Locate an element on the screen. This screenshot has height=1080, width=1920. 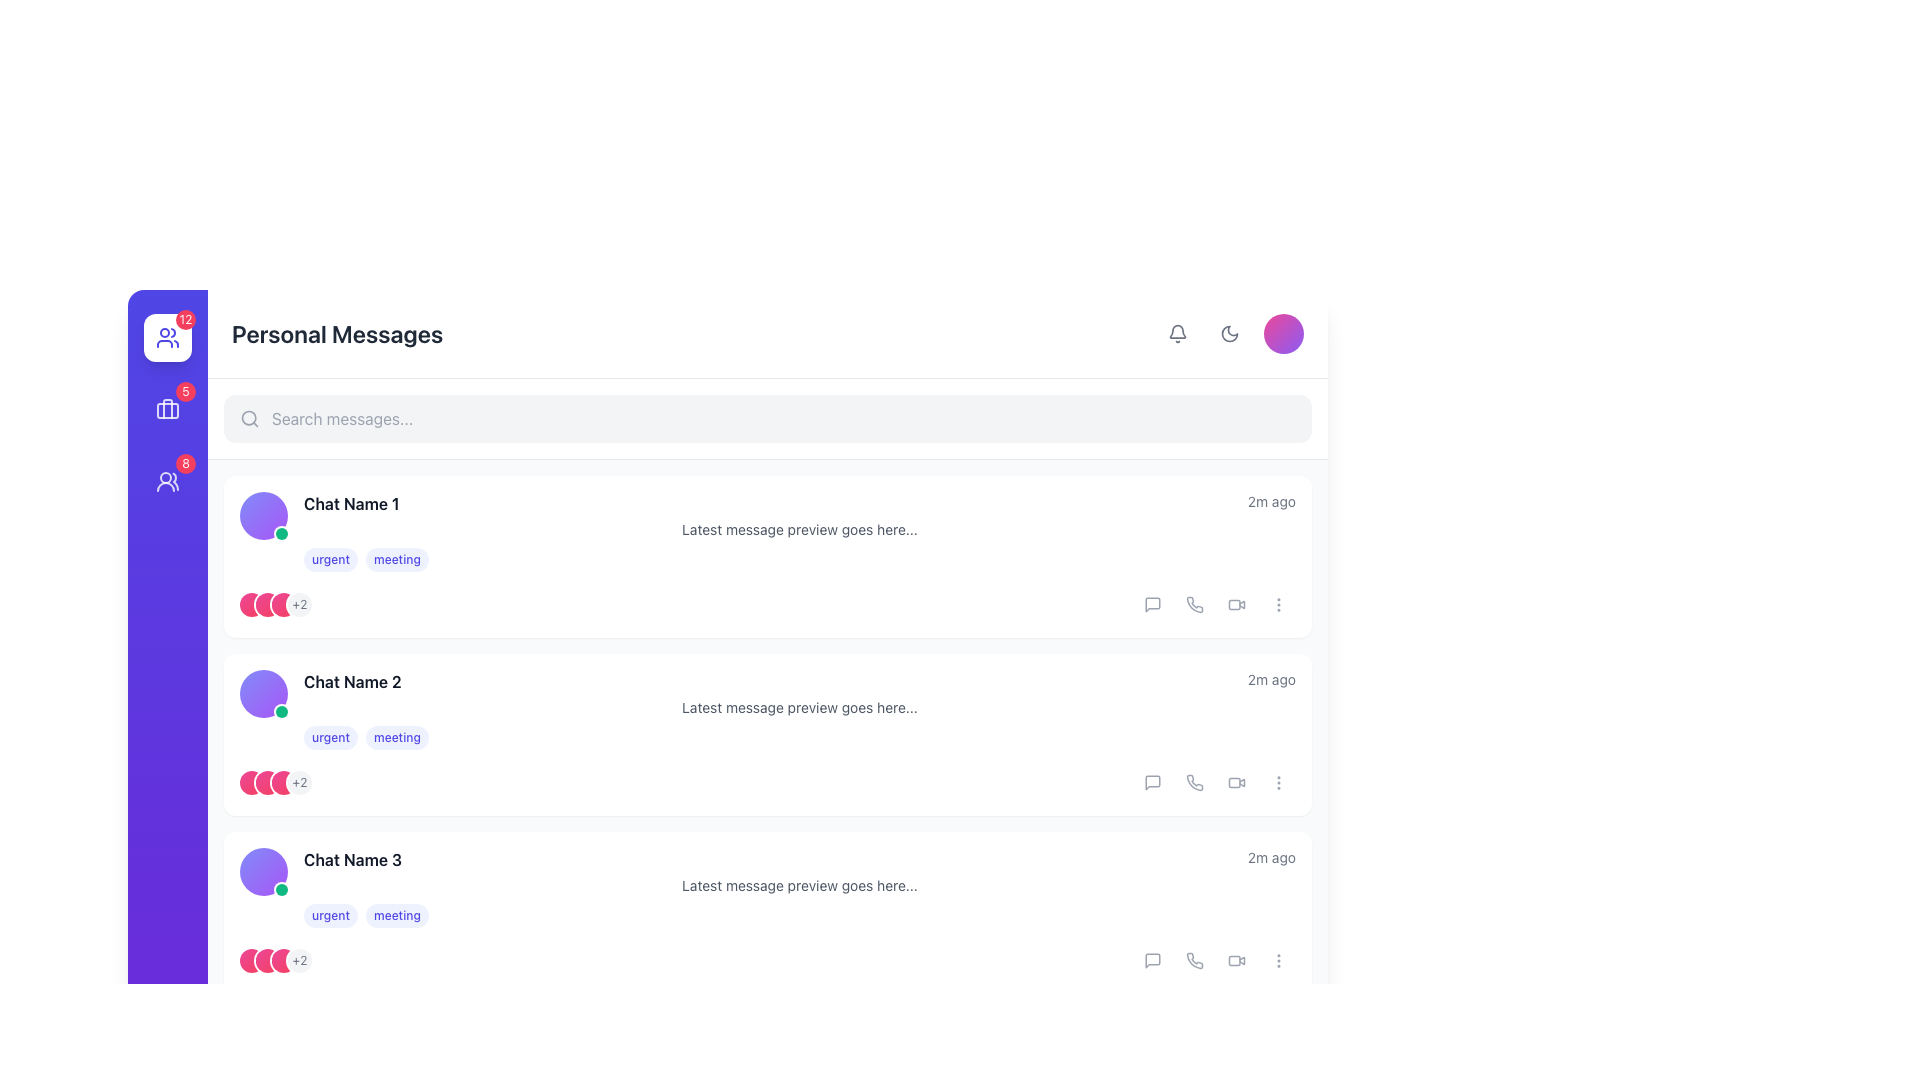
the Avatar icon, which is a small circular gradient-styled icon transitioning from pink to rose with a white ring outline, located as the third of four icons under 'Chat Name 3' is located at coordinates (282, 959).